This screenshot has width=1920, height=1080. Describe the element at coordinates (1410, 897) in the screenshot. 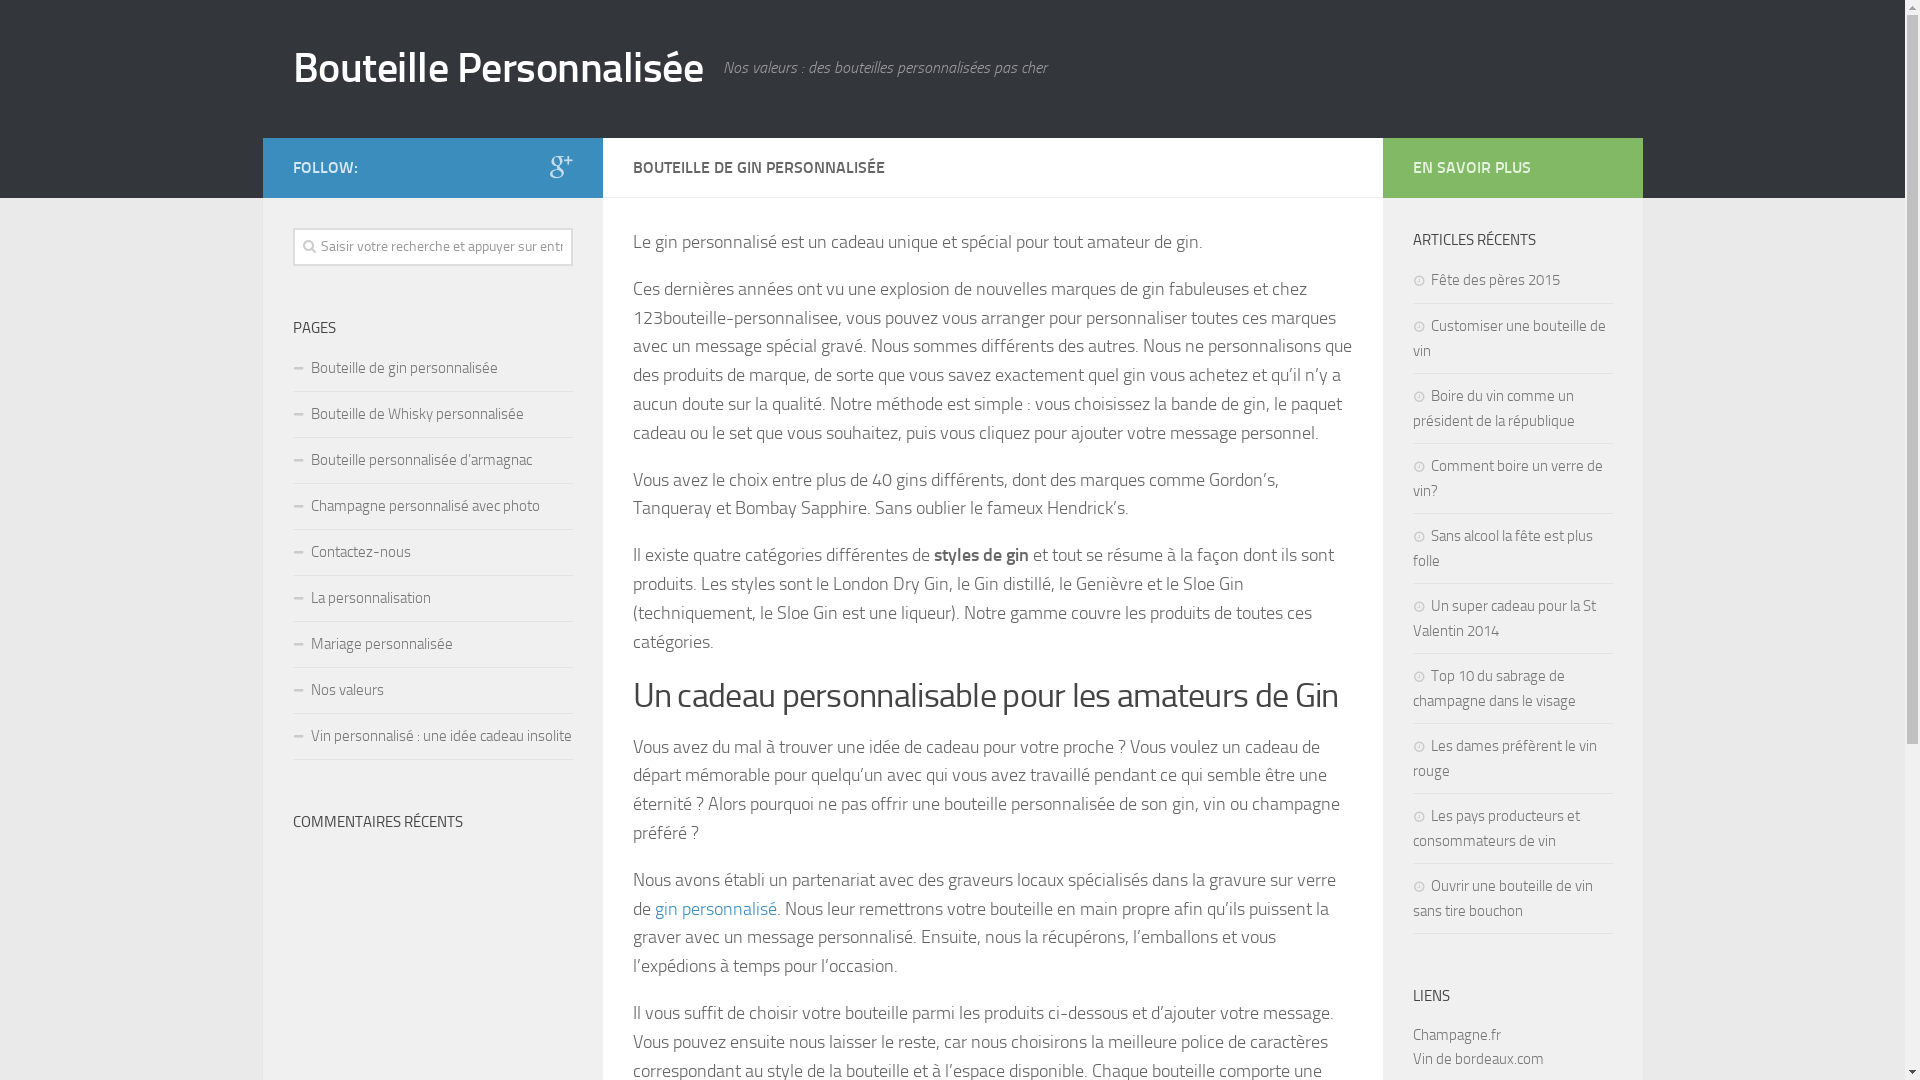

I see `'Ouvrir une bouteille de vin sans tire bouchon'` at that location.